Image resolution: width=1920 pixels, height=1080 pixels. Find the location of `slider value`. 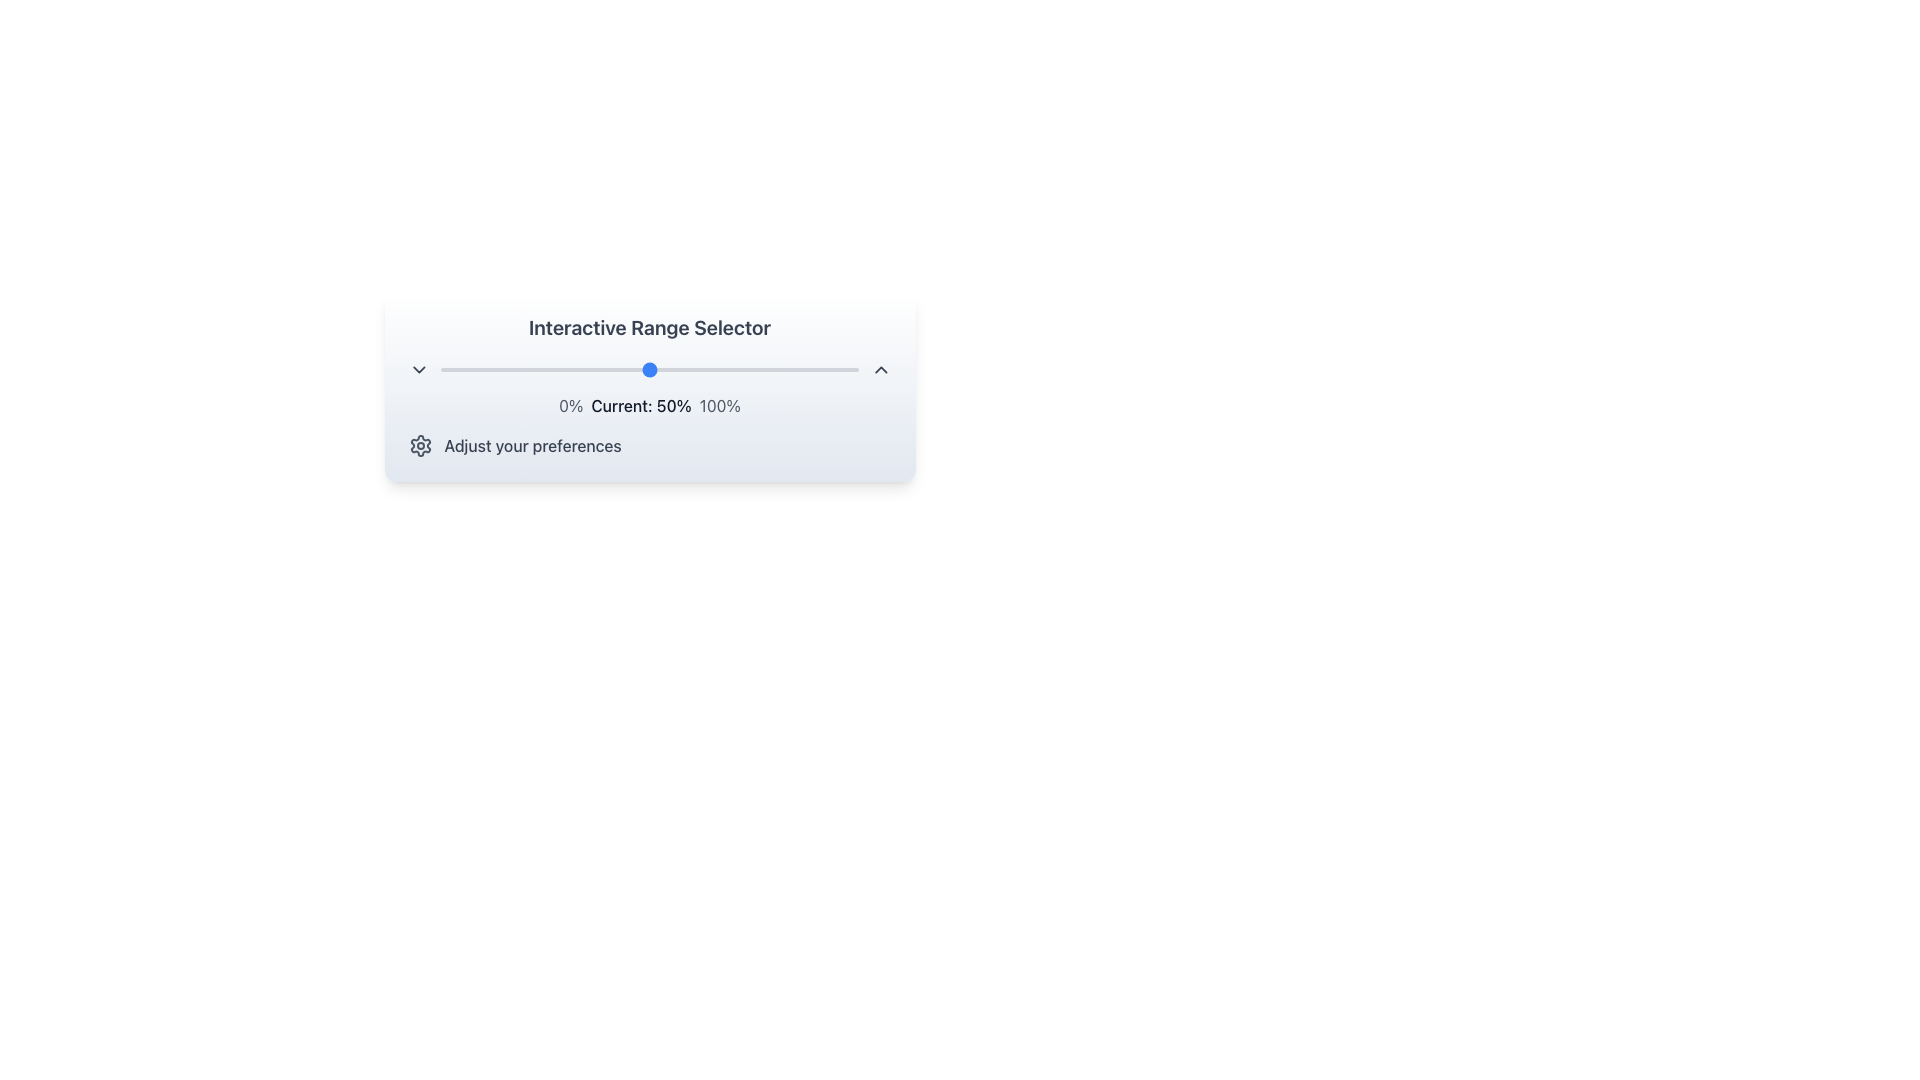

slider value is located at coordinates (512, 370).